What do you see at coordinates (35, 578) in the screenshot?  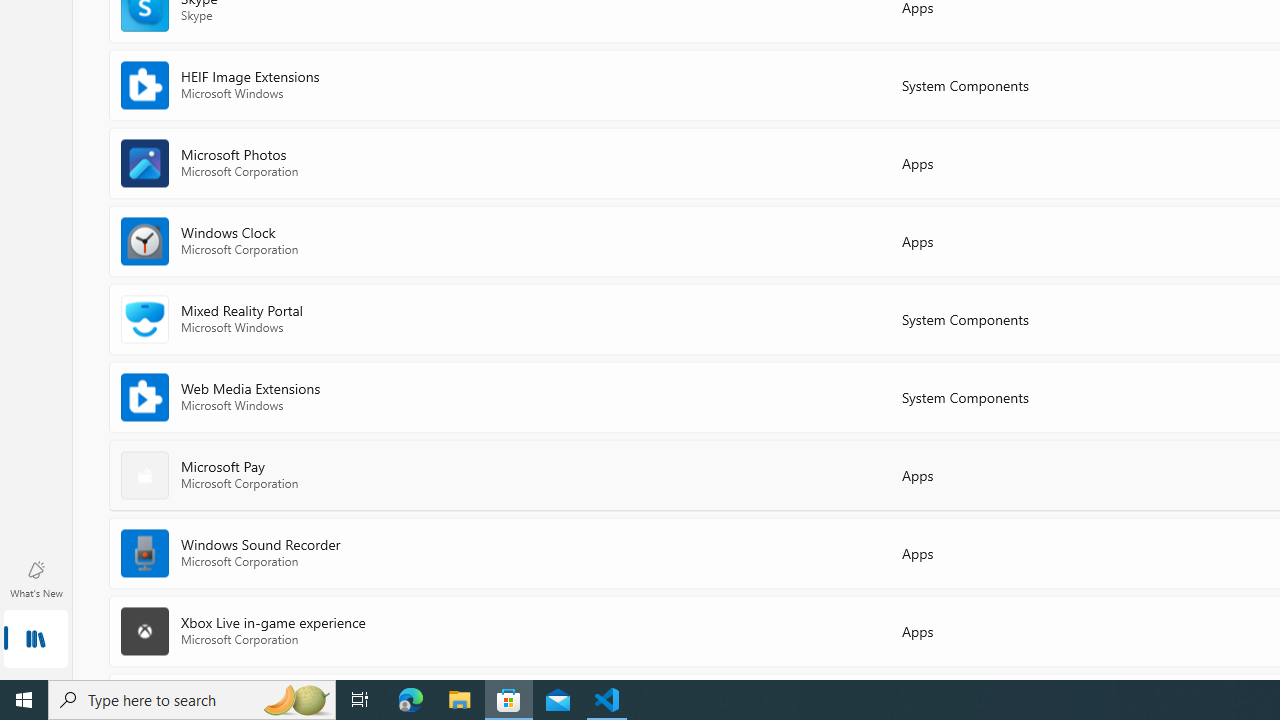 I see `'What'` at bounding box center [35, 578].